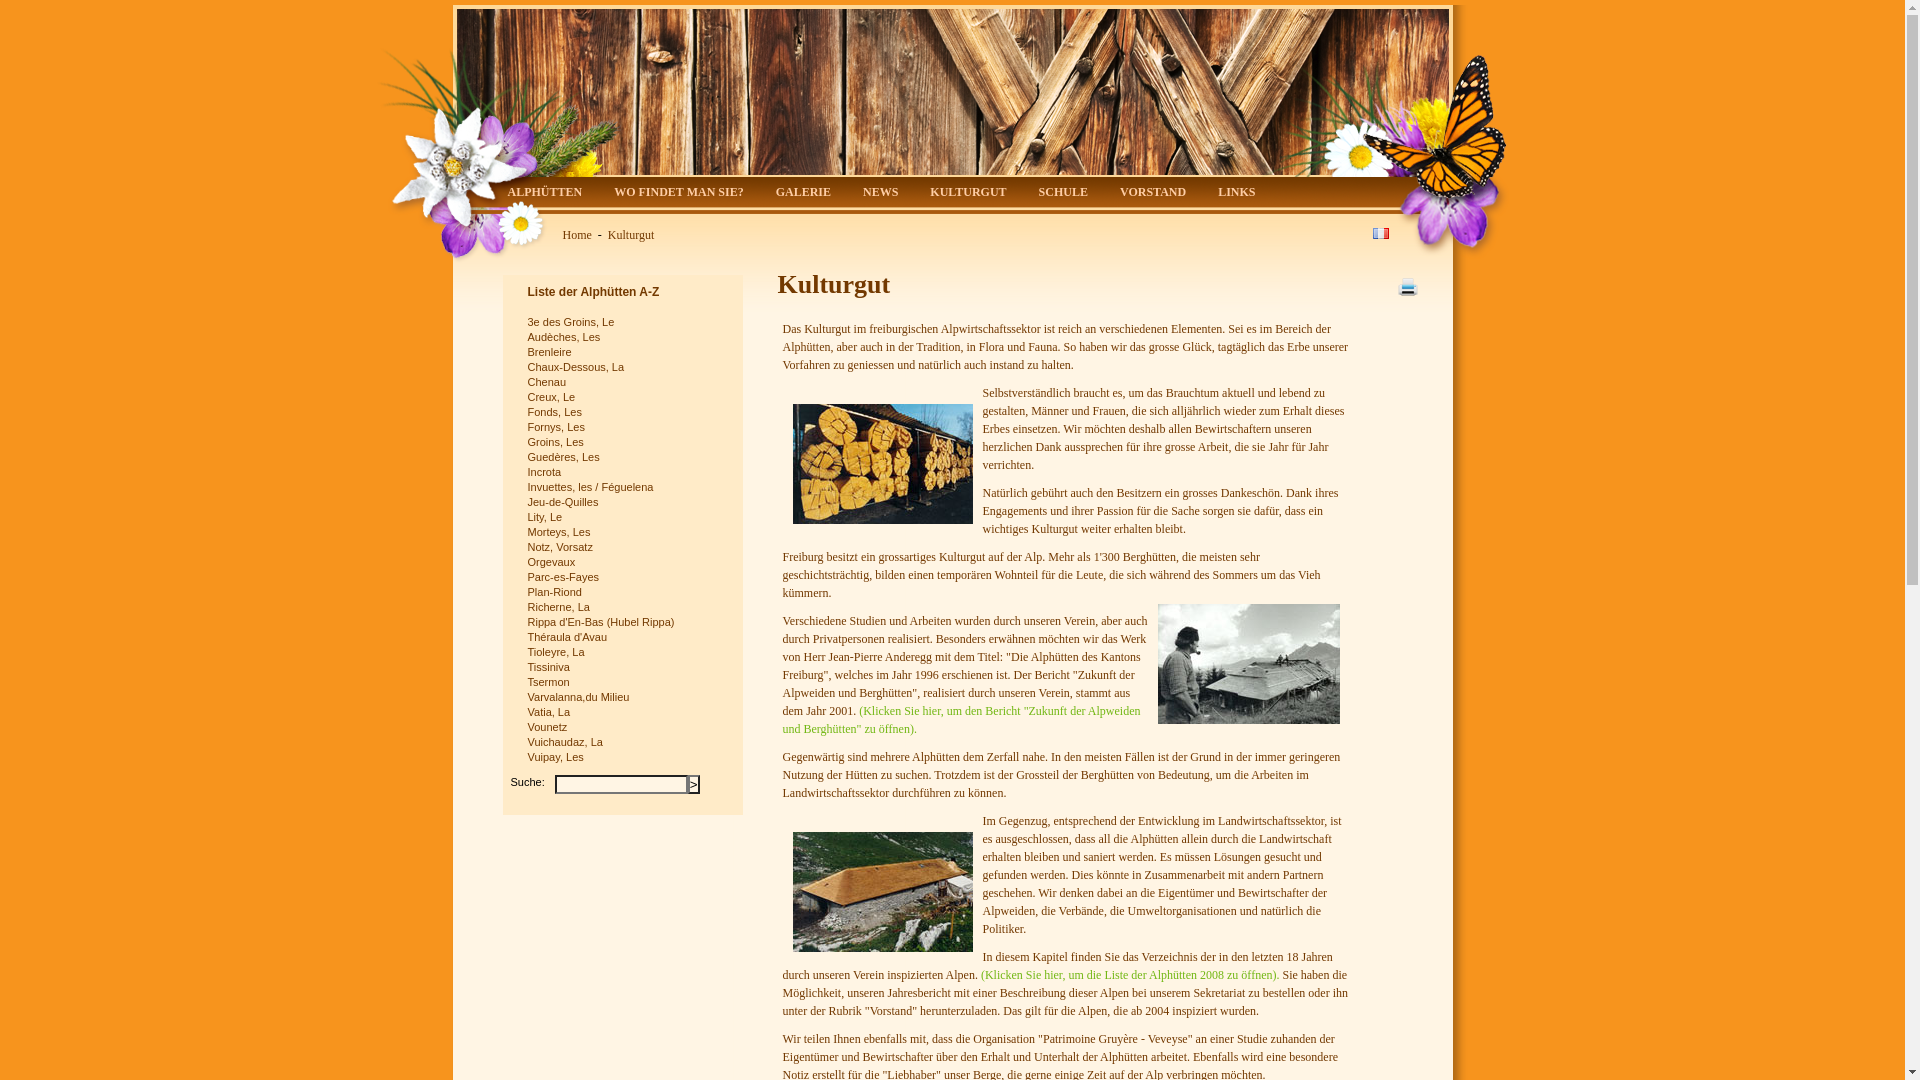 Image resolution: width=1920 pixels, height=1080 pixels. What do you see at coordinates (624, 577) in the screenshot?
I see `'Parc-es-Fayes'` at bounding box center [624, 577].